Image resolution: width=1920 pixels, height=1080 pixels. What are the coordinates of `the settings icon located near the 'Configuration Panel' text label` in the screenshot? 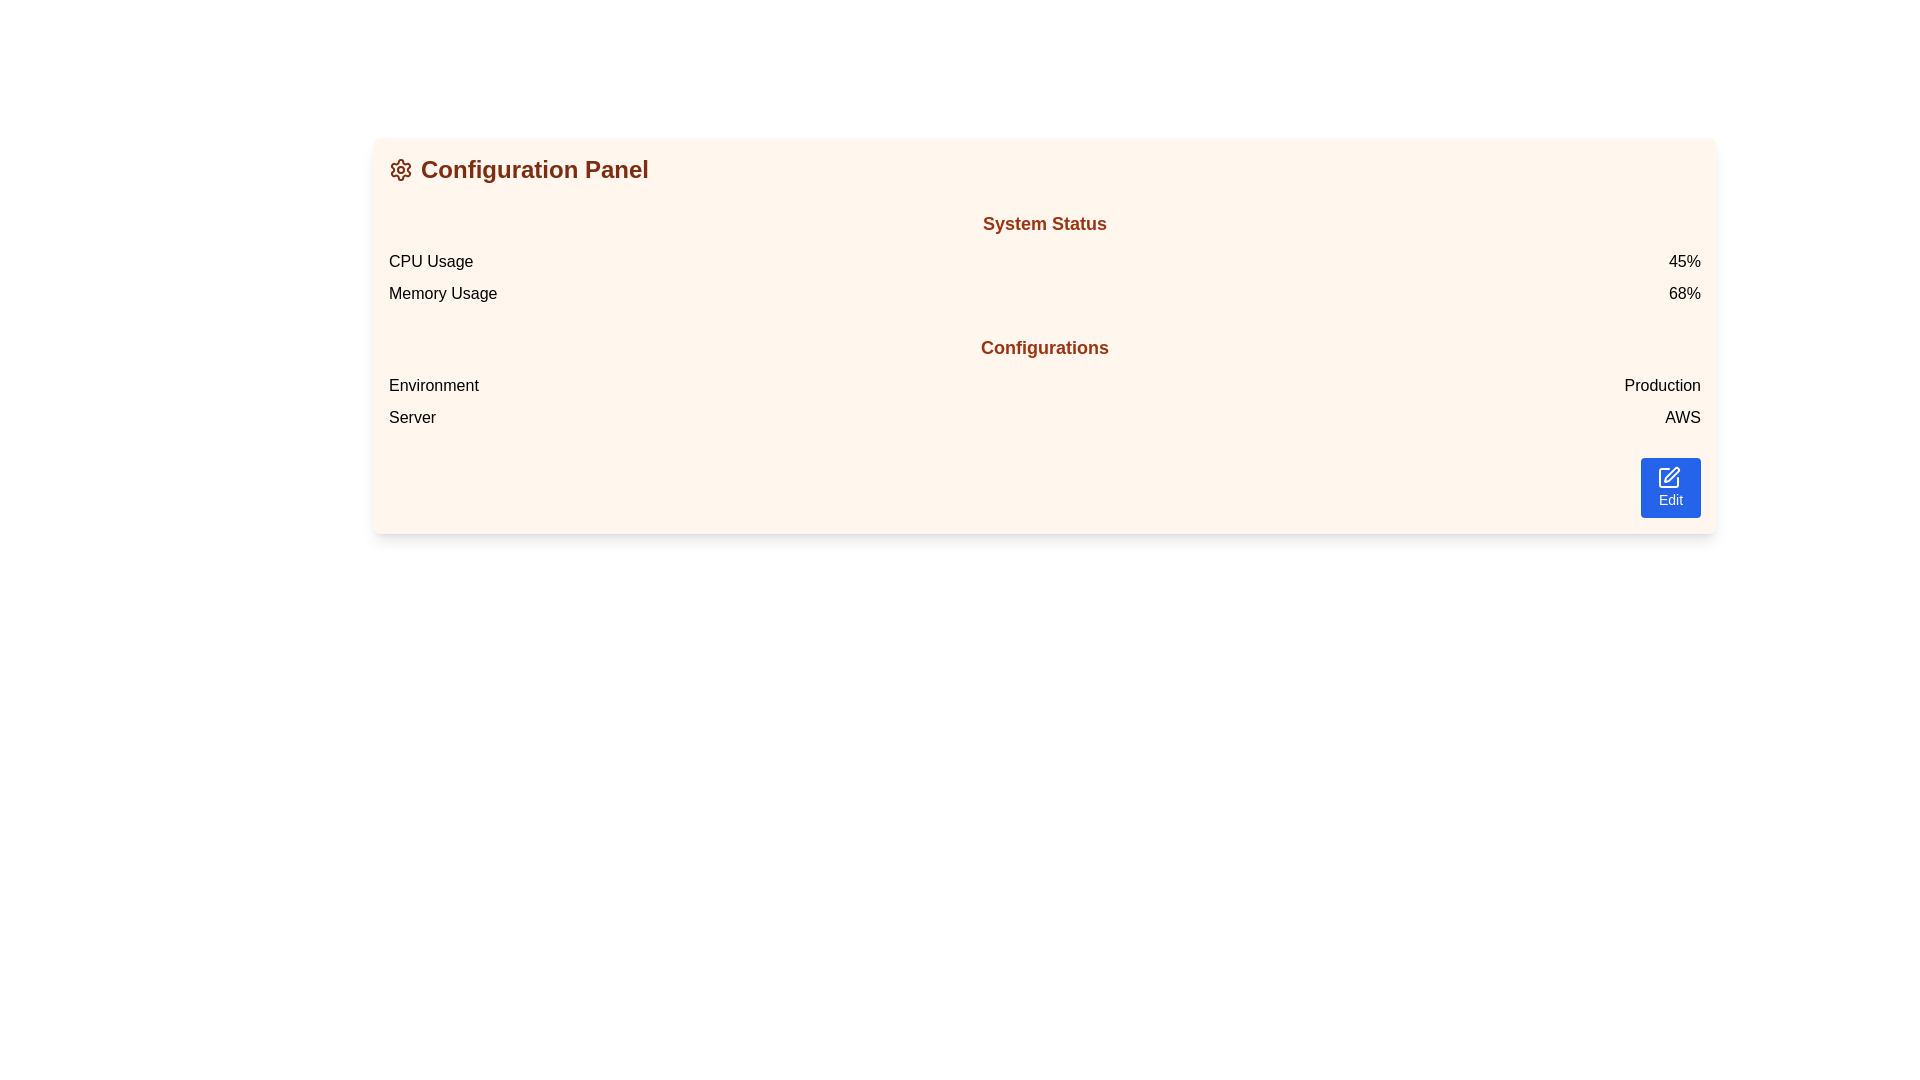 It's located at (400, 168).